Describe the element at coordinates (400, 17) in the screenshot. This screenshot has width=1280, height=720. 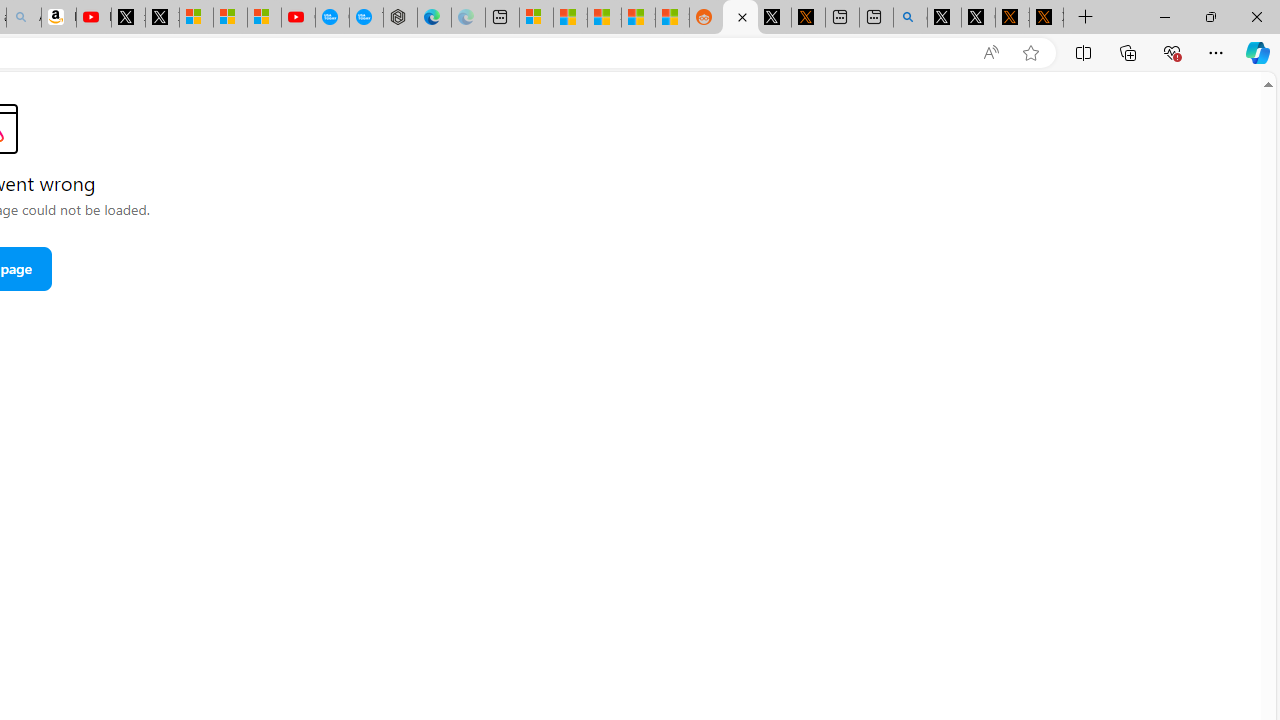
I see `'Nordace - Nordace has arrived Hong Kong'` at that location.